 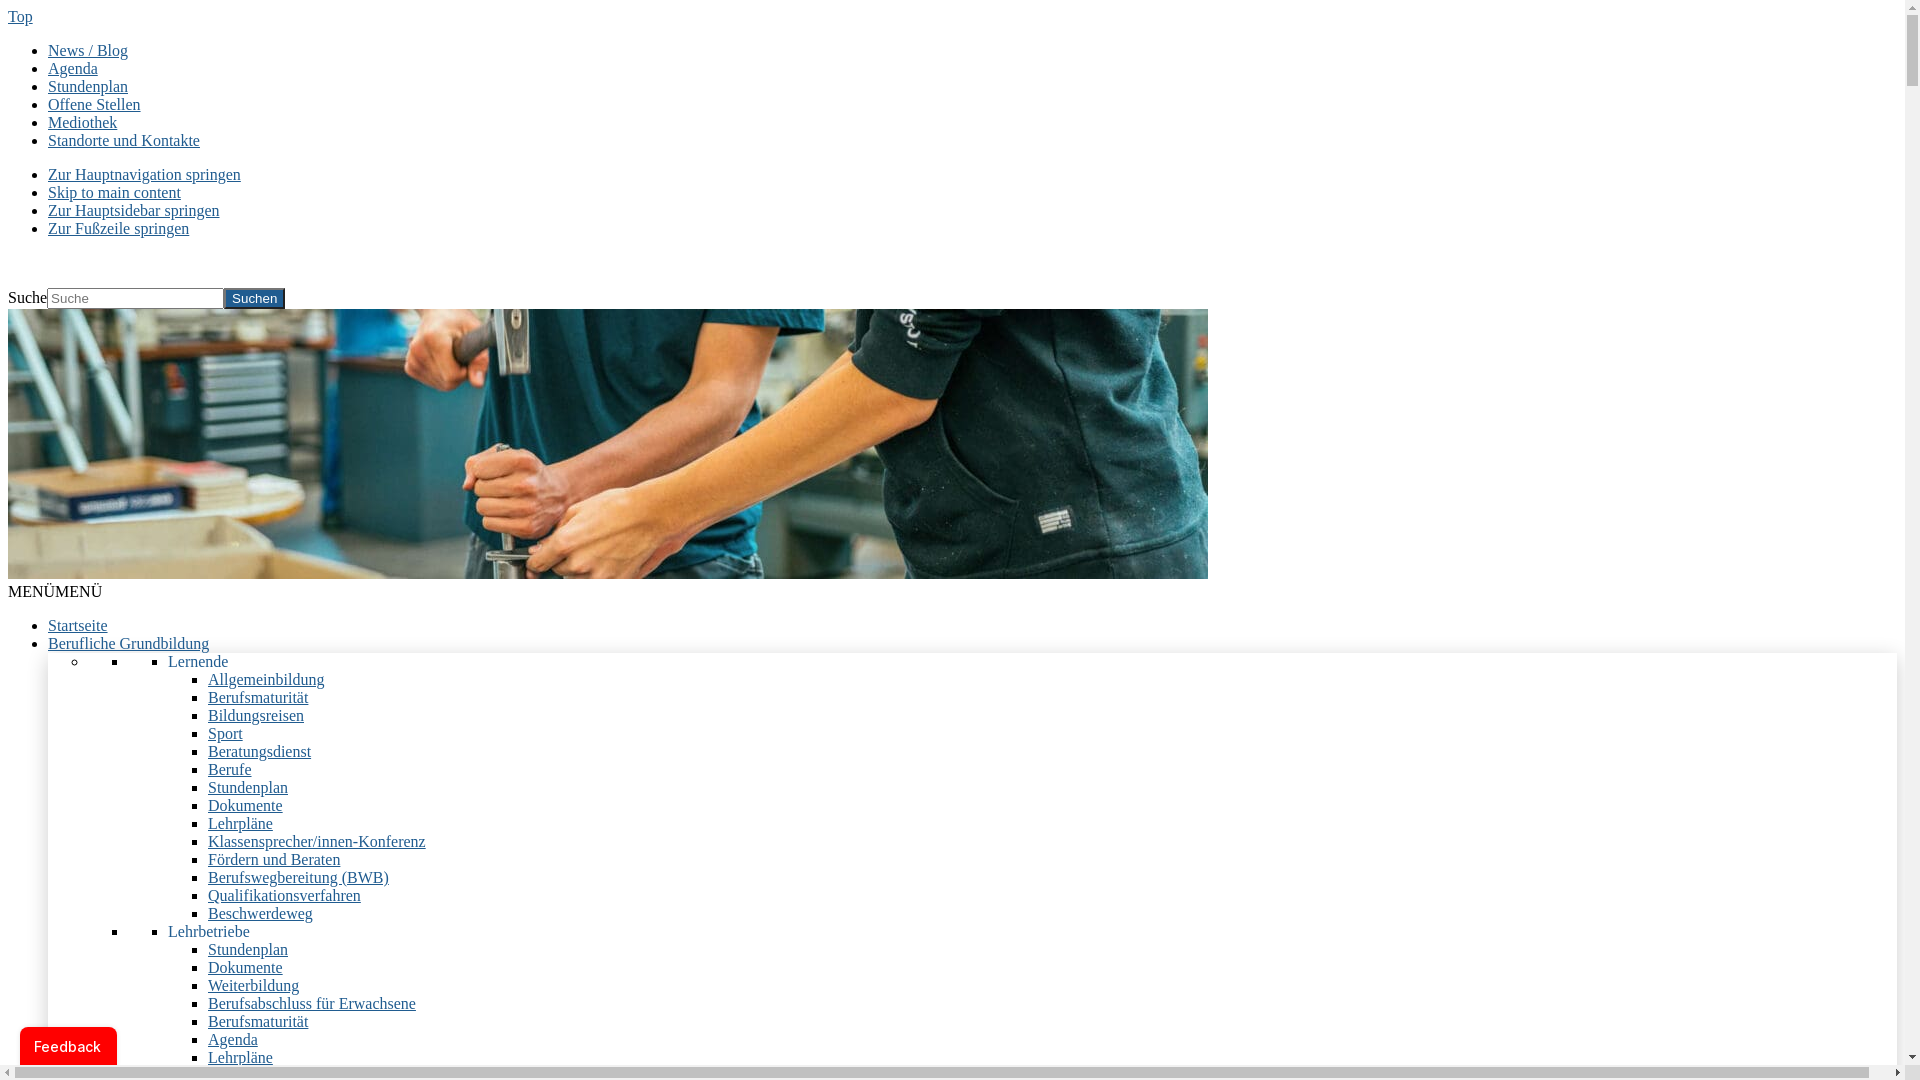 I want to click on 'Bildungsreisen', so click(x=207, y=714).